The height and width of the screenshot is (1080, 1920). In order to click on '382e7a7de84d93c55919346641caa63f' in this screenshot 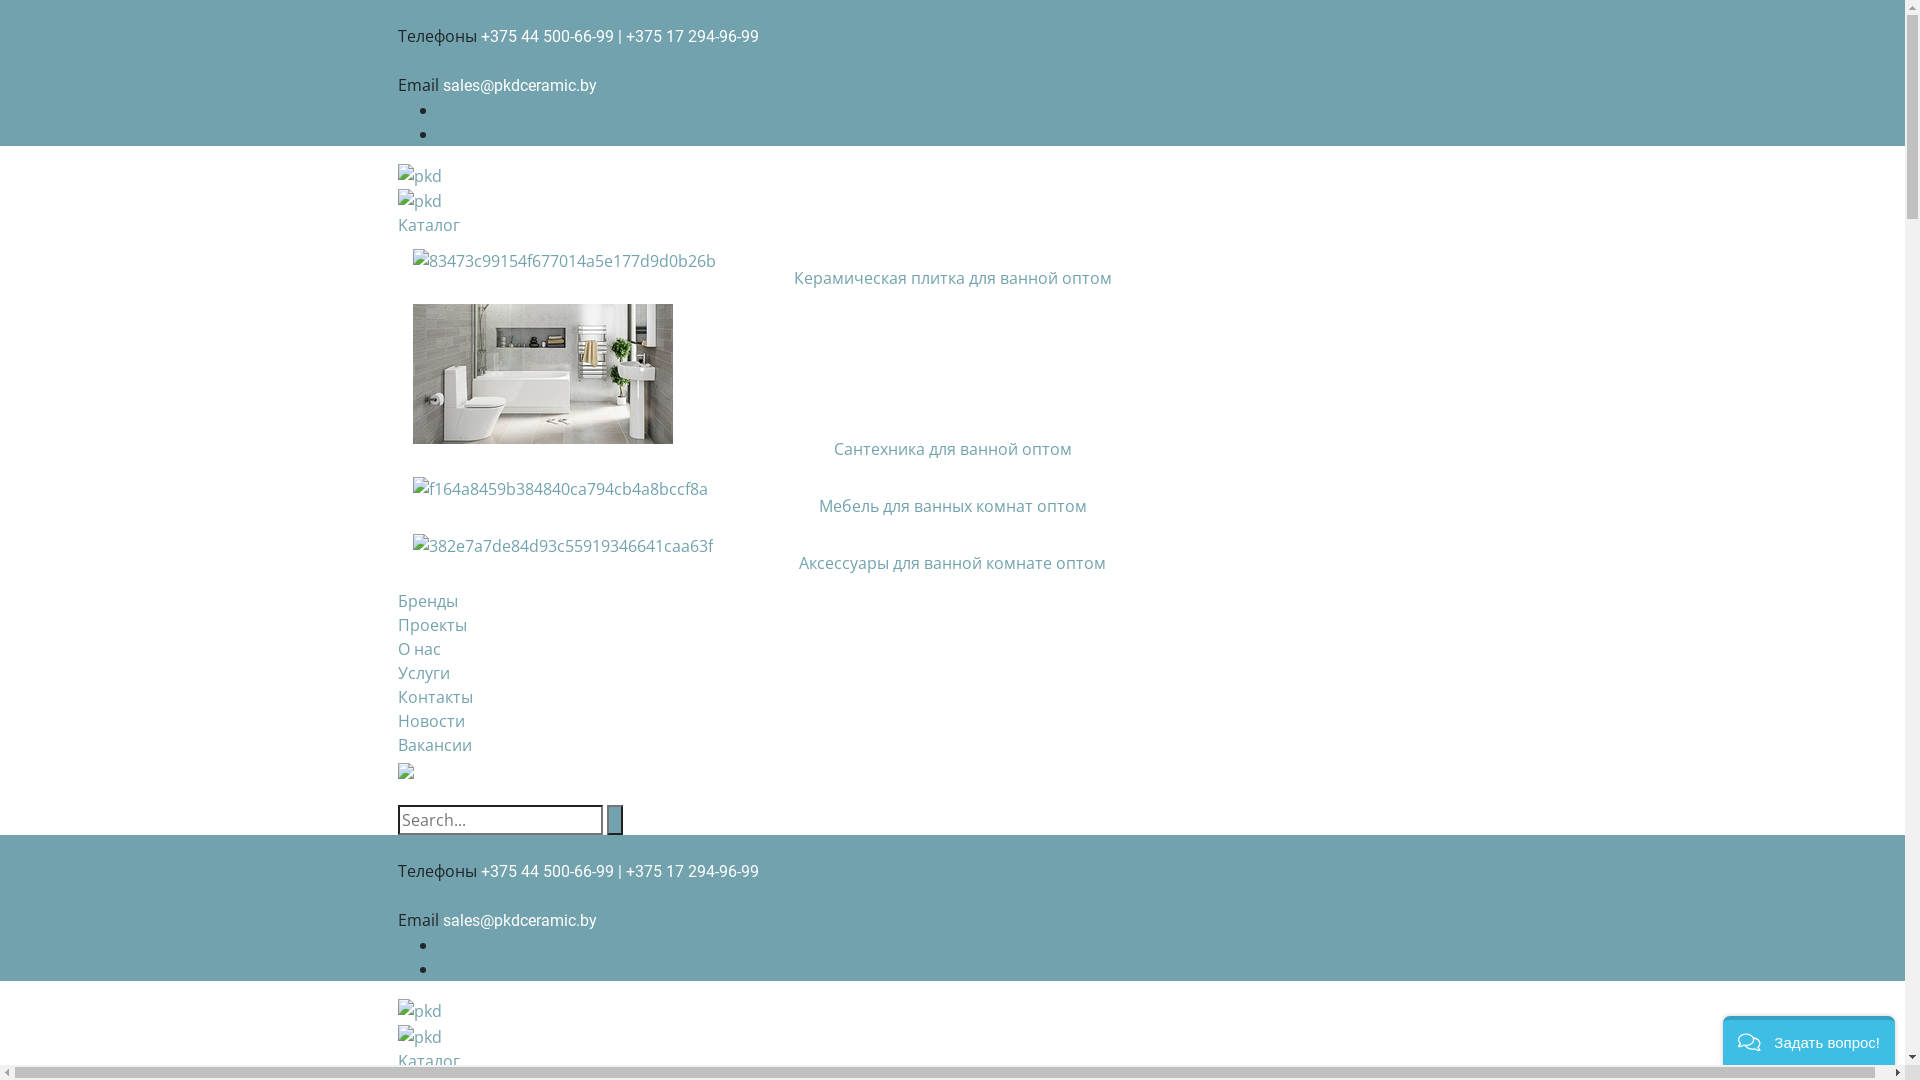, I will do `click(560, 546)`.